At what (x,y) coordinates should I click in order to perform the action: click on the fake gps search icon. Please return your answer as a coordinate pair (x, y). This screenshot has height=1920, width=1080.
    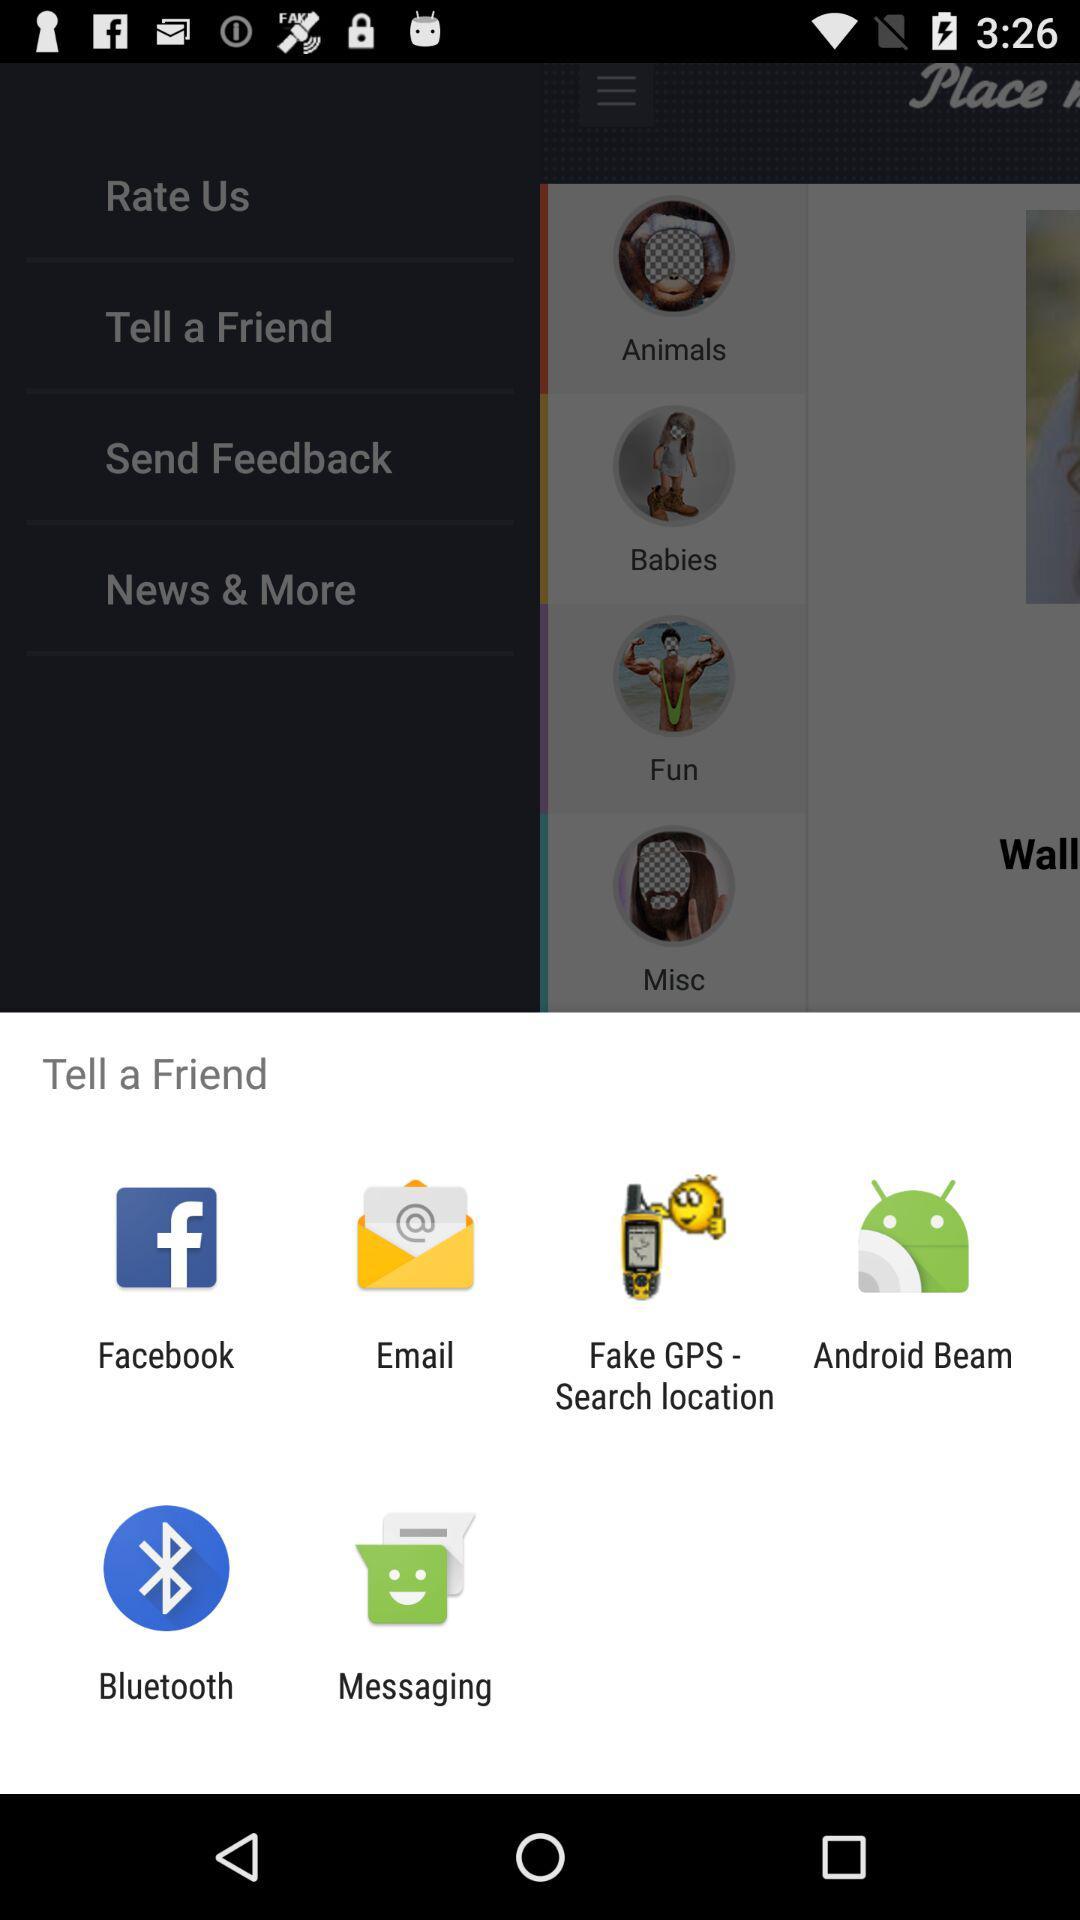
    Looking at the image, I should click on (664, 1374).